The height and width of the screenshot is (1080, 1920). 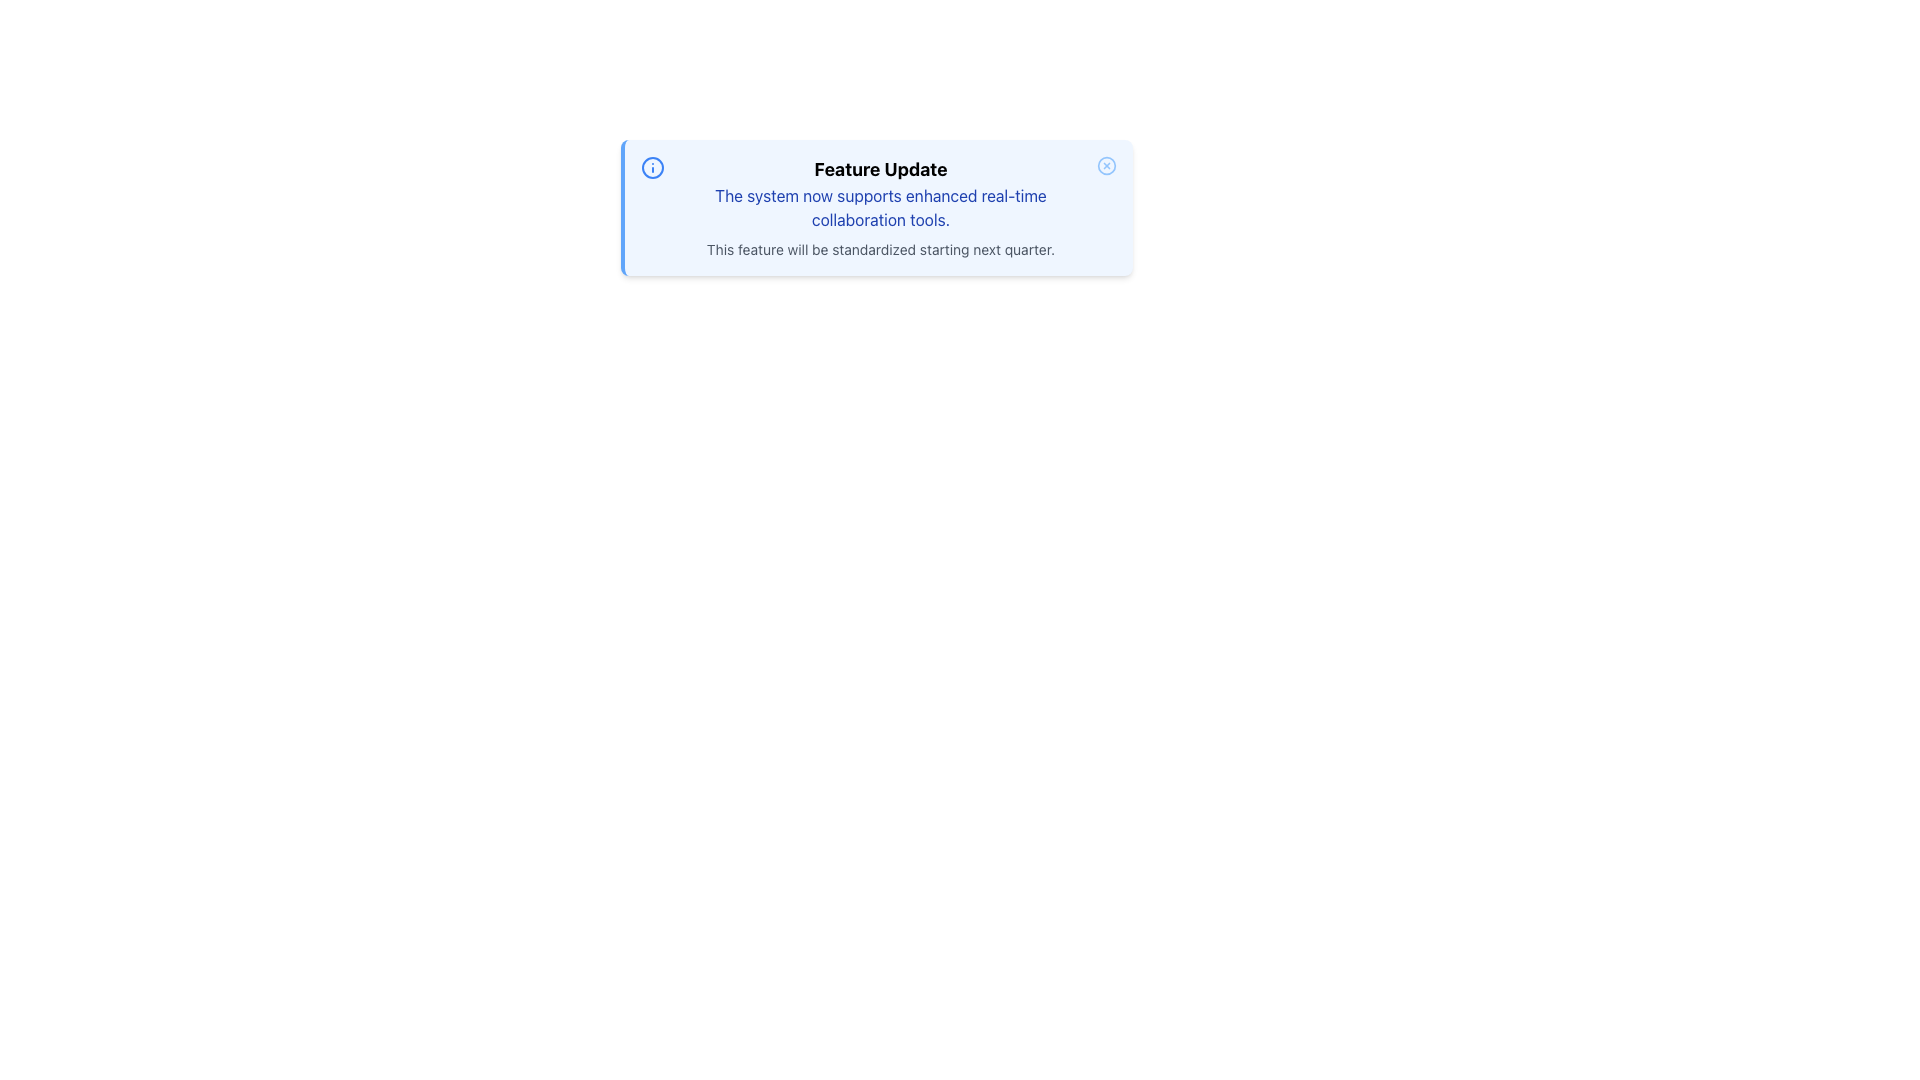 What do you see at coordinates (1106, 164) in the screenshot?
I see `the dismissal button located in the top-right corner of the feature update card` at bounding box center [1106, 164].